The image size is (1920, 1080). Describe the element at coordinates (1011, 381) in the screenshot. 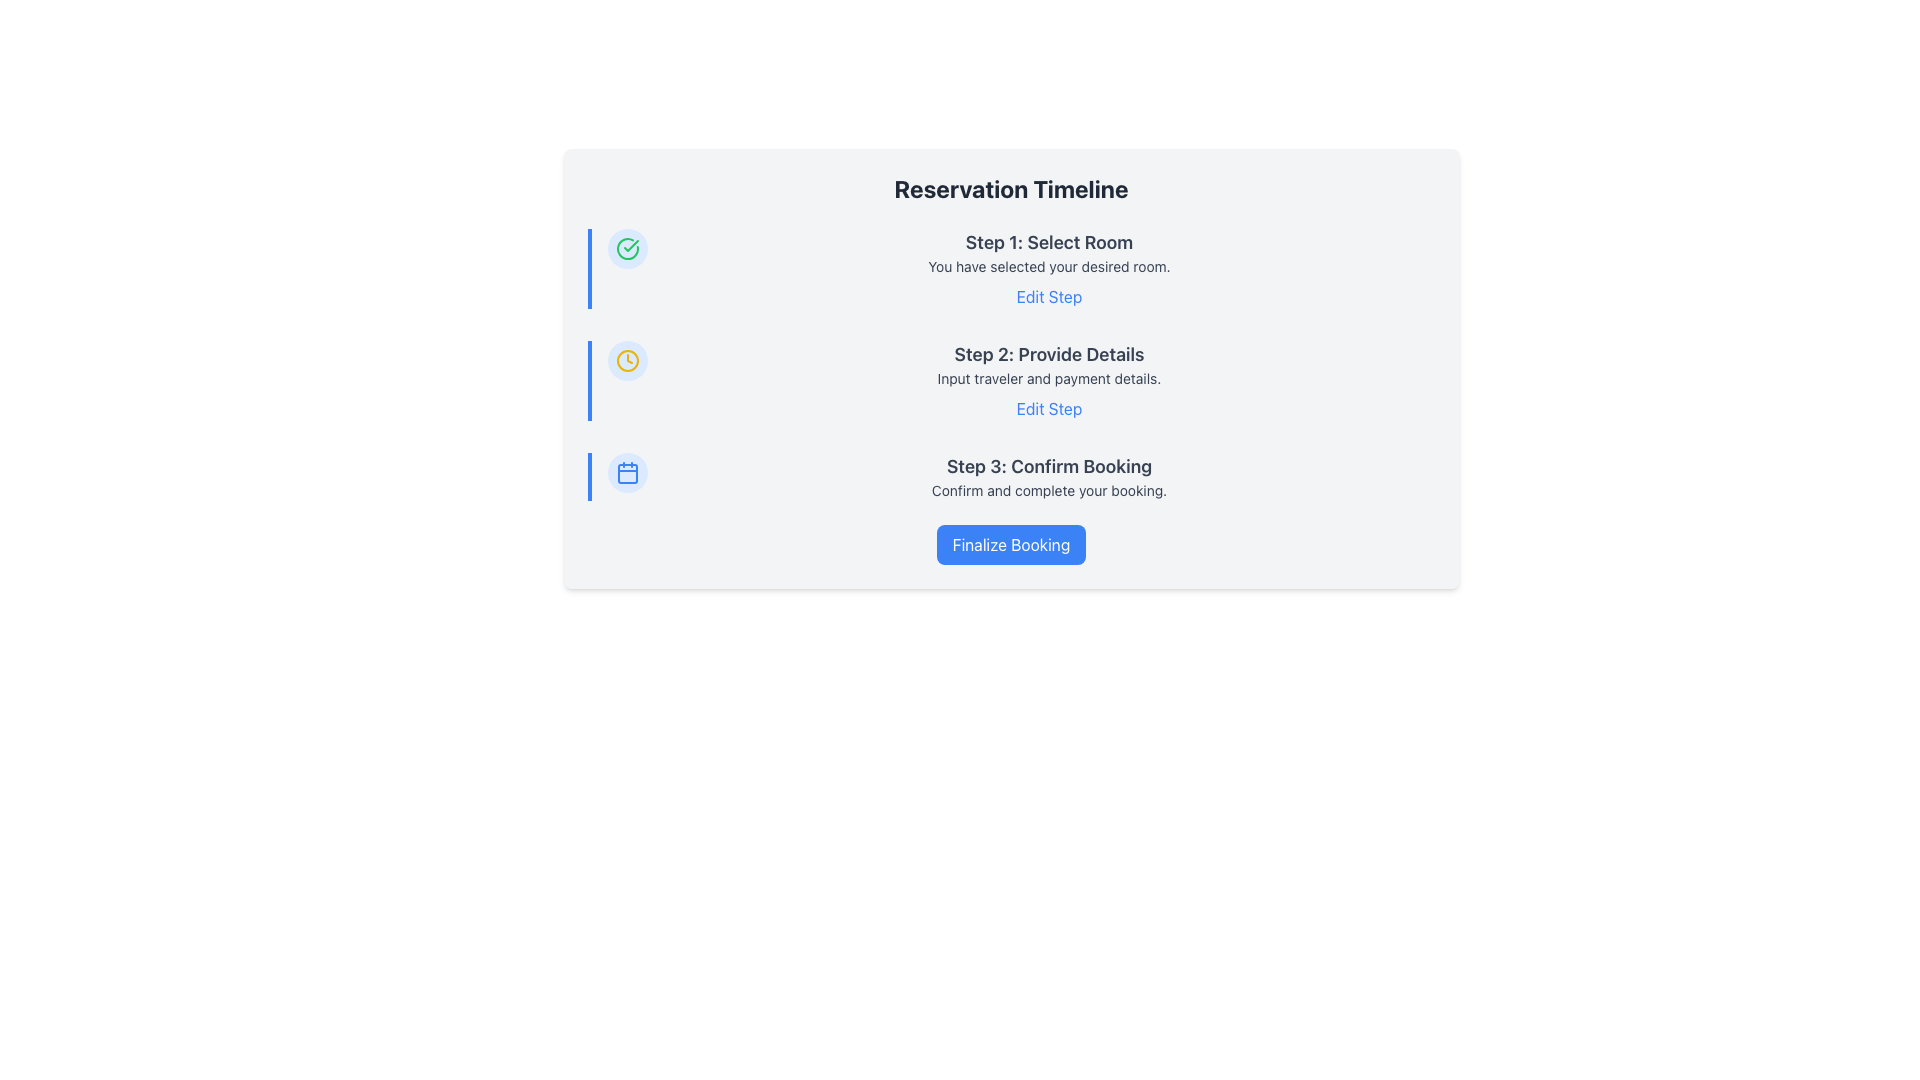

I see `the 'Step 2: Provide Details' text` at that location.